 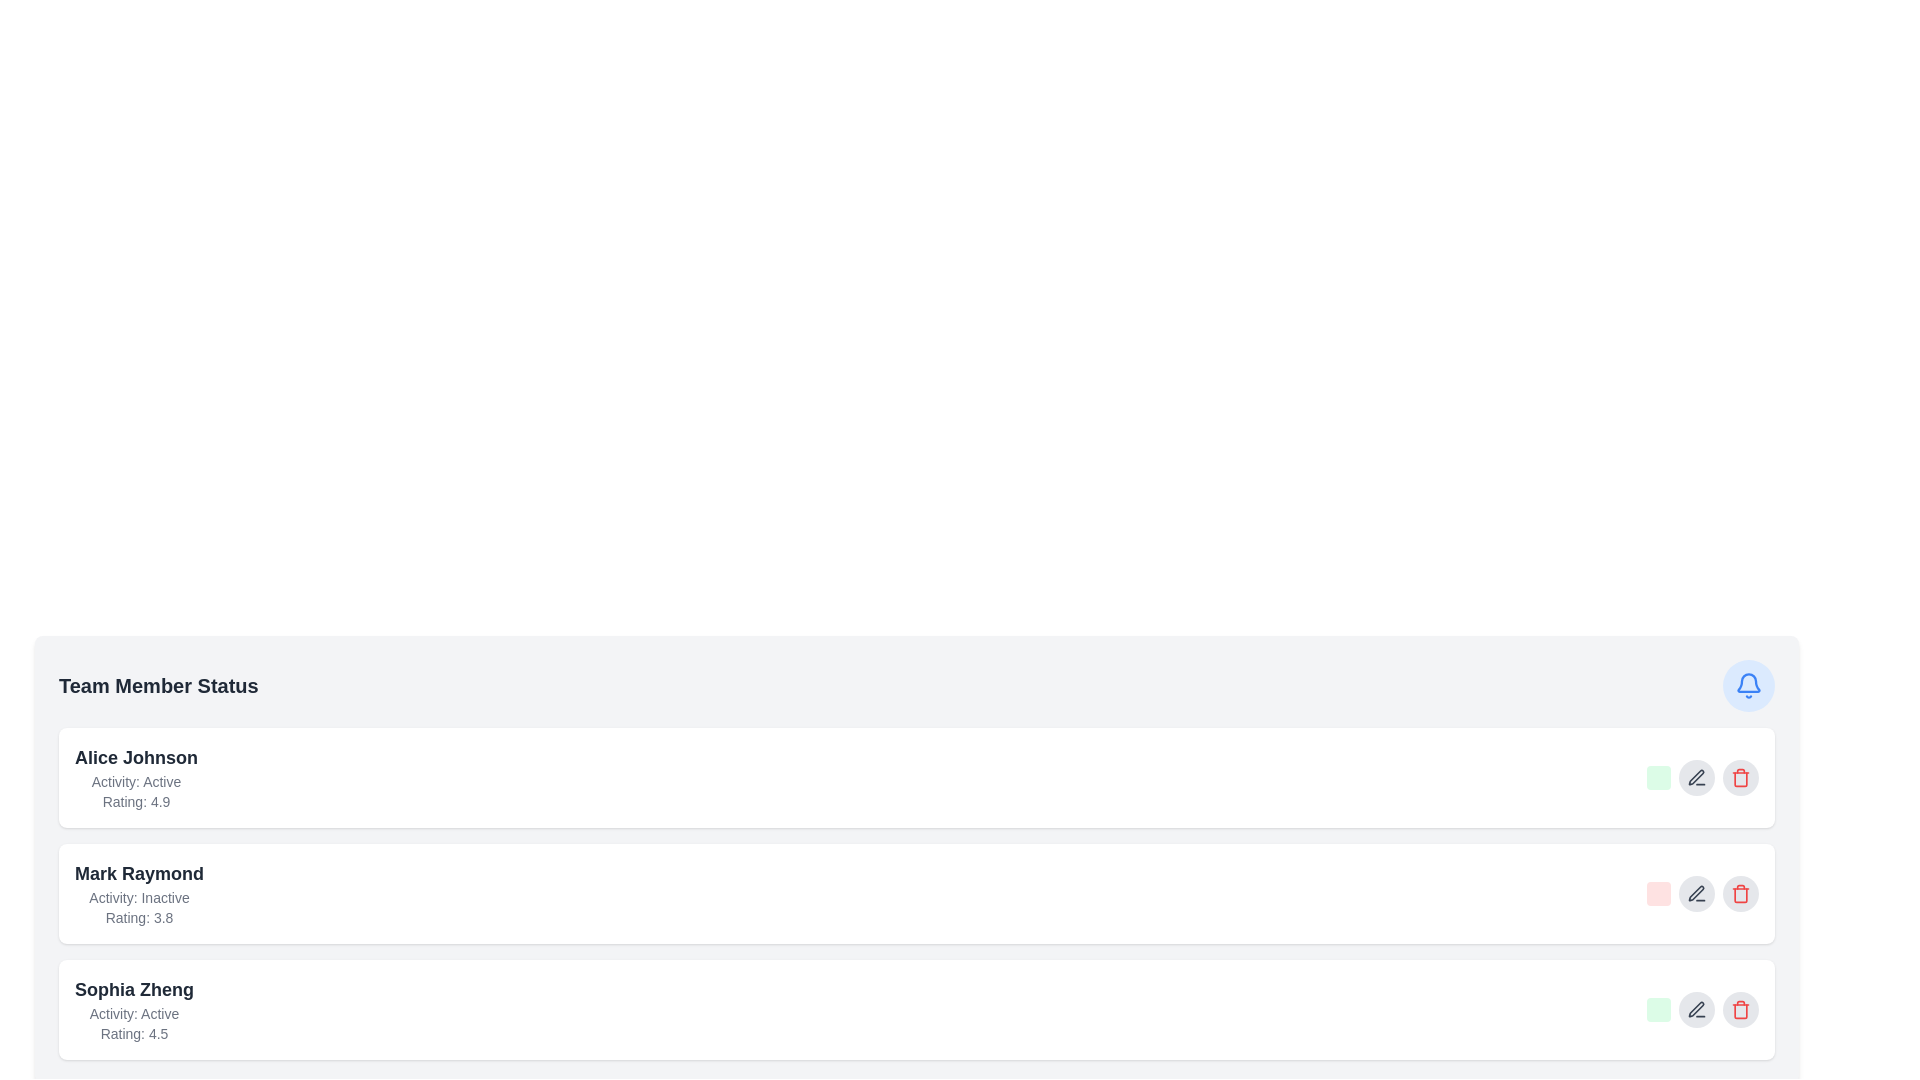 What do you see at coordinates (138, 897) in the screenshot?
I see `the text label element that displays 'Activity: Inactive' below 'Mark Raymond' in the user status card` at bounding box center [138, 897].